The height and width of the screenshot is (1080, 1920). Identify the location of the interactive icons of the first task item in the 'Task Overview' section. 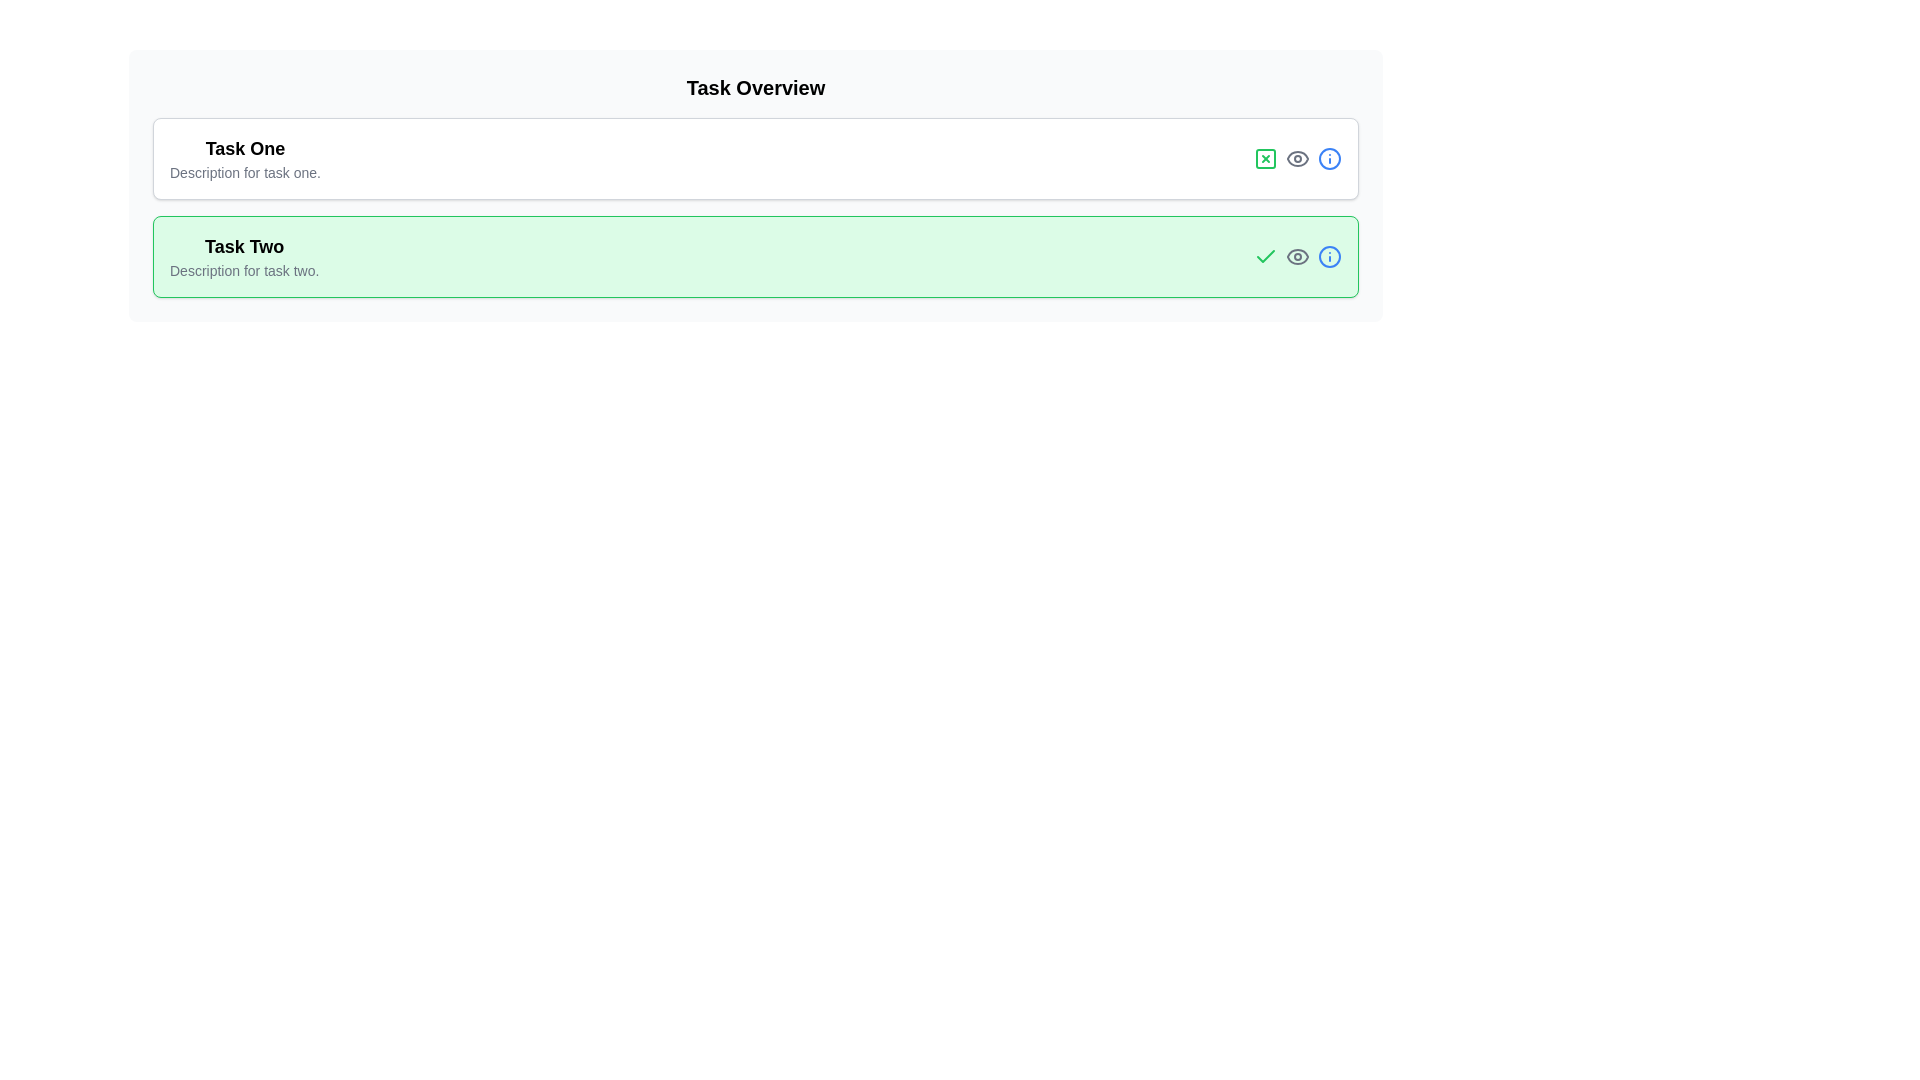
(754, 157).